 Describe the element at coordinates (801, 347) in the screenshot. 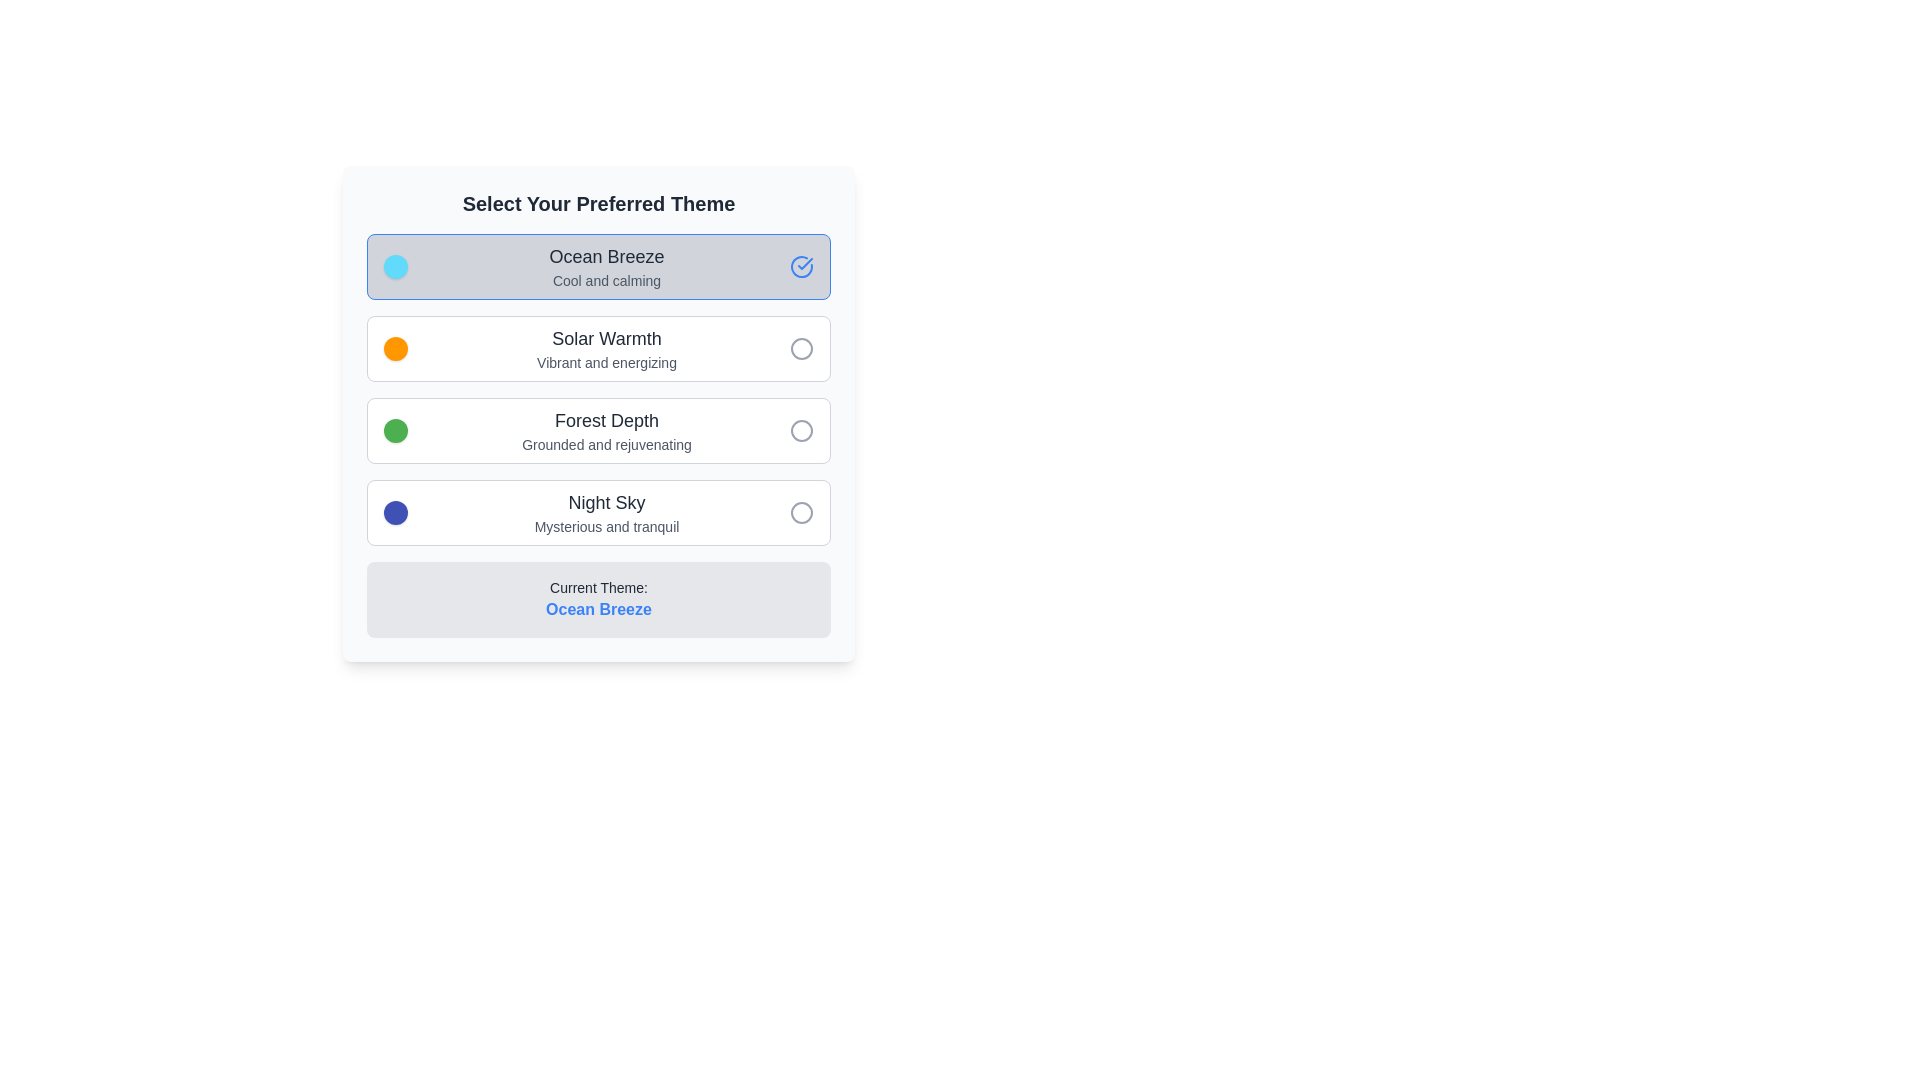

I see `the radio button for the 'Solar Warmth' theme, which is located at the far right side of the second item in the list of themes` at that location.